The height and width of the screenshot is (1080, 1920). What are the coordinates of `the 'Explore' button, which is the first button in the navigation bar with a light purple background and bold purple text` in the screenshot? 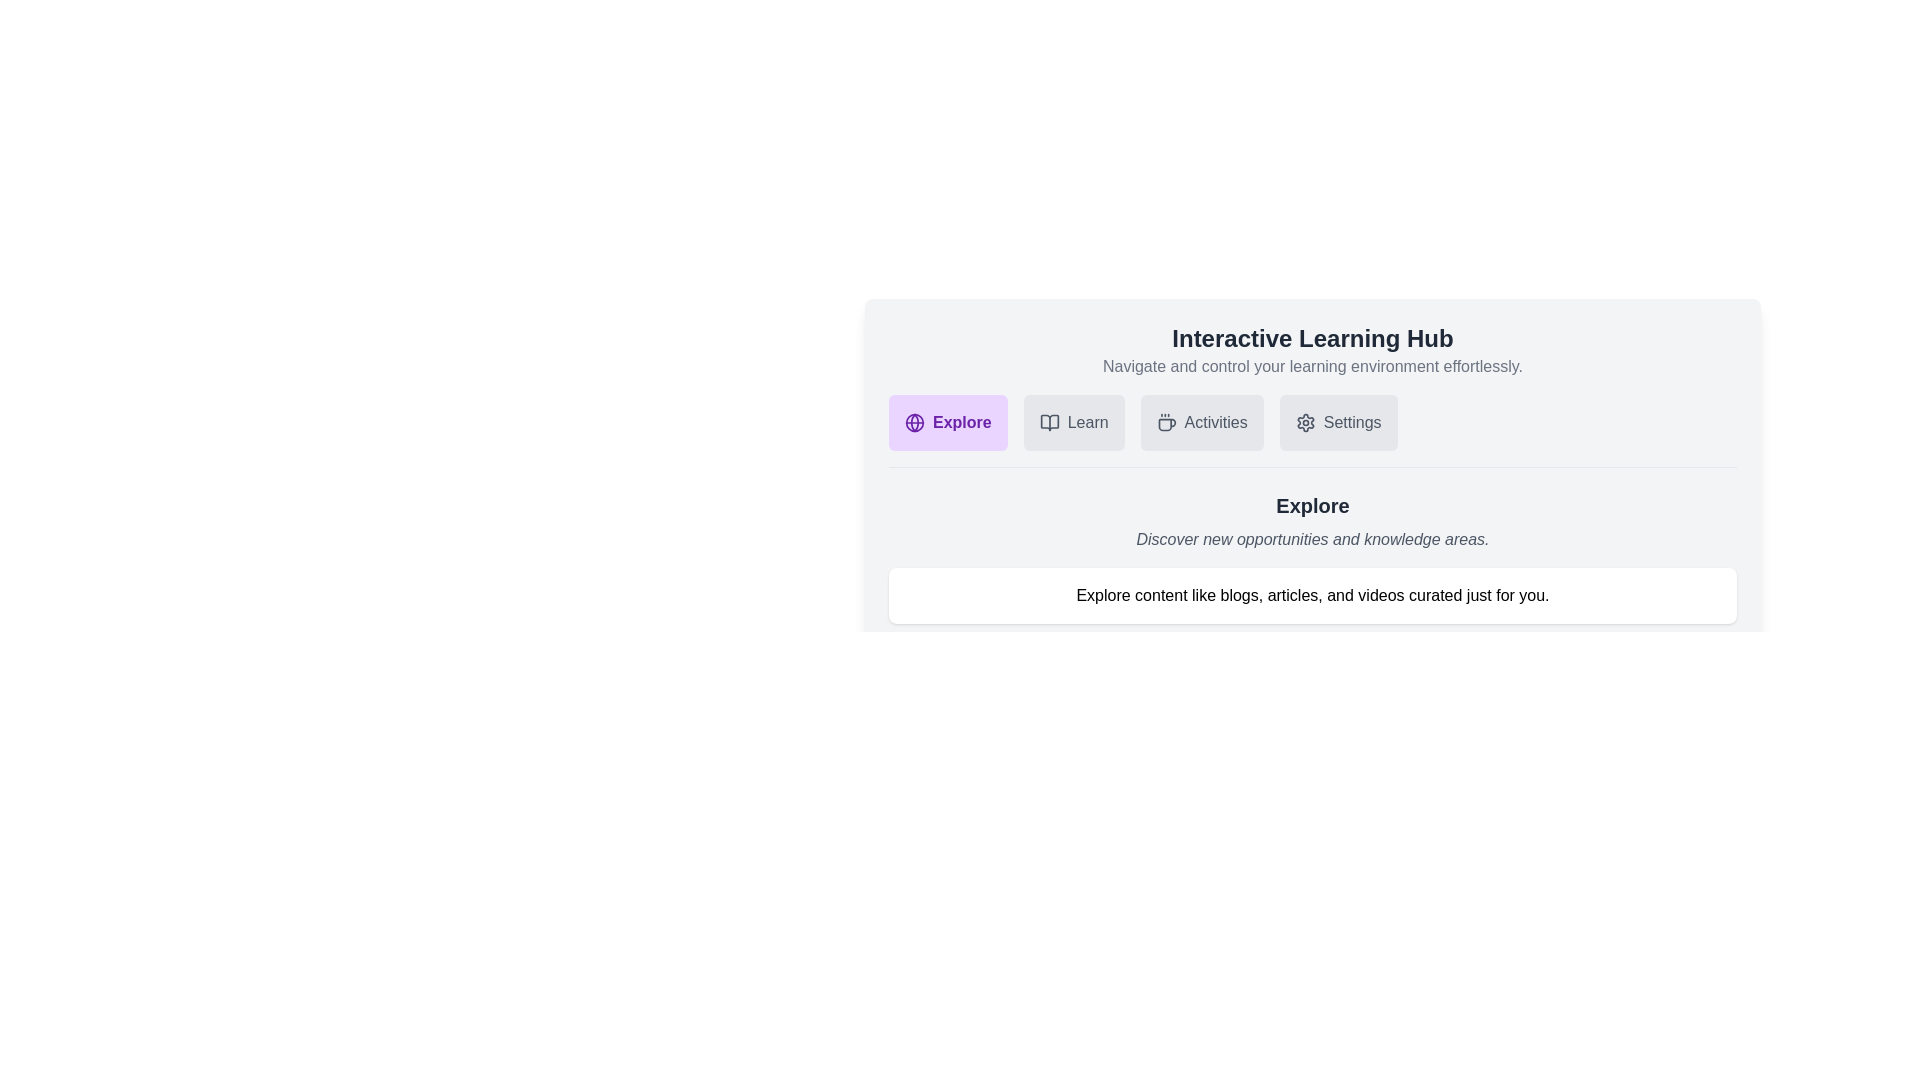 It's located at (947, 422).